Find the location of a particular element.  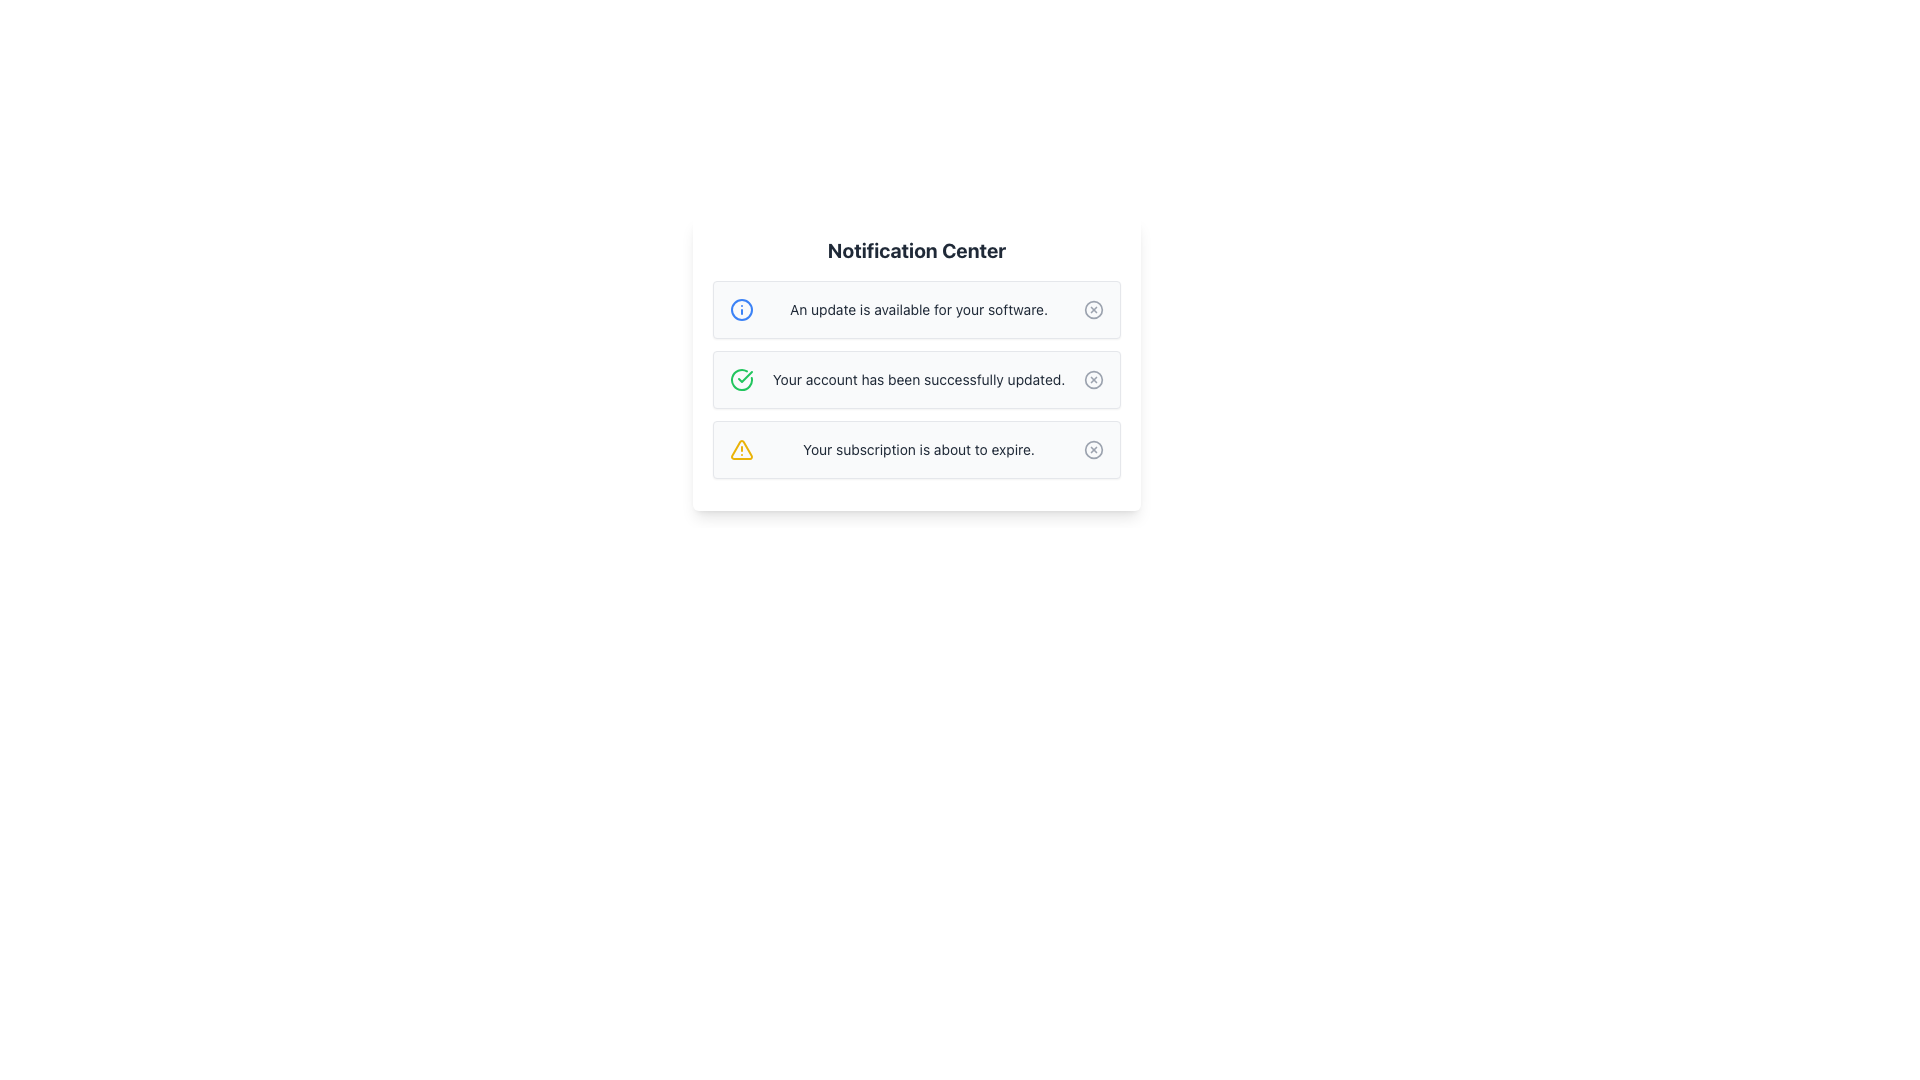

the outermost circular edge of the icon located at the end of the first row of the notification list, which is aligned with the text stating 'An update is available for your software.' is located at coordinates (1093, 309).